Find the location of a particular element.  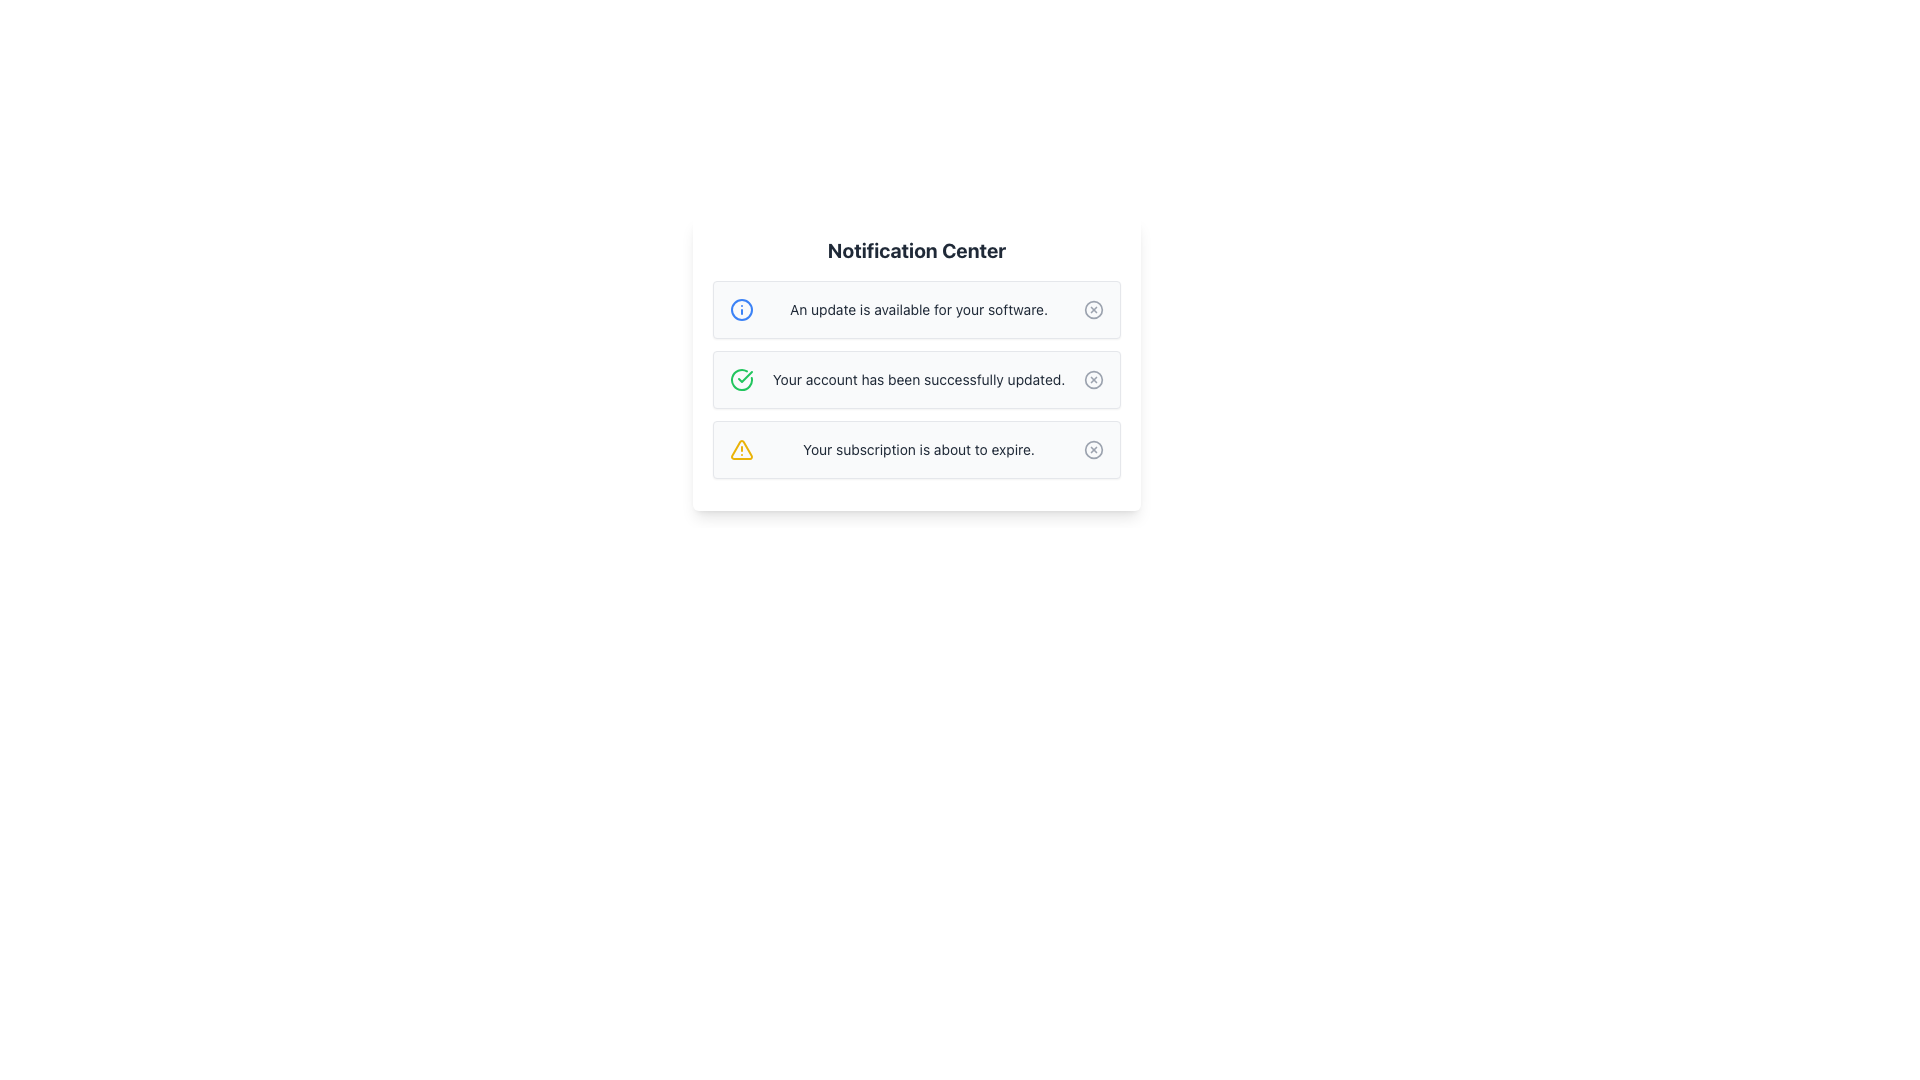

the outermost circular edge of the icon located at the end of the first row of the notification list, which is aligned with the text stating 'An update is available for your software.' is located at coordinates (1093, 309).